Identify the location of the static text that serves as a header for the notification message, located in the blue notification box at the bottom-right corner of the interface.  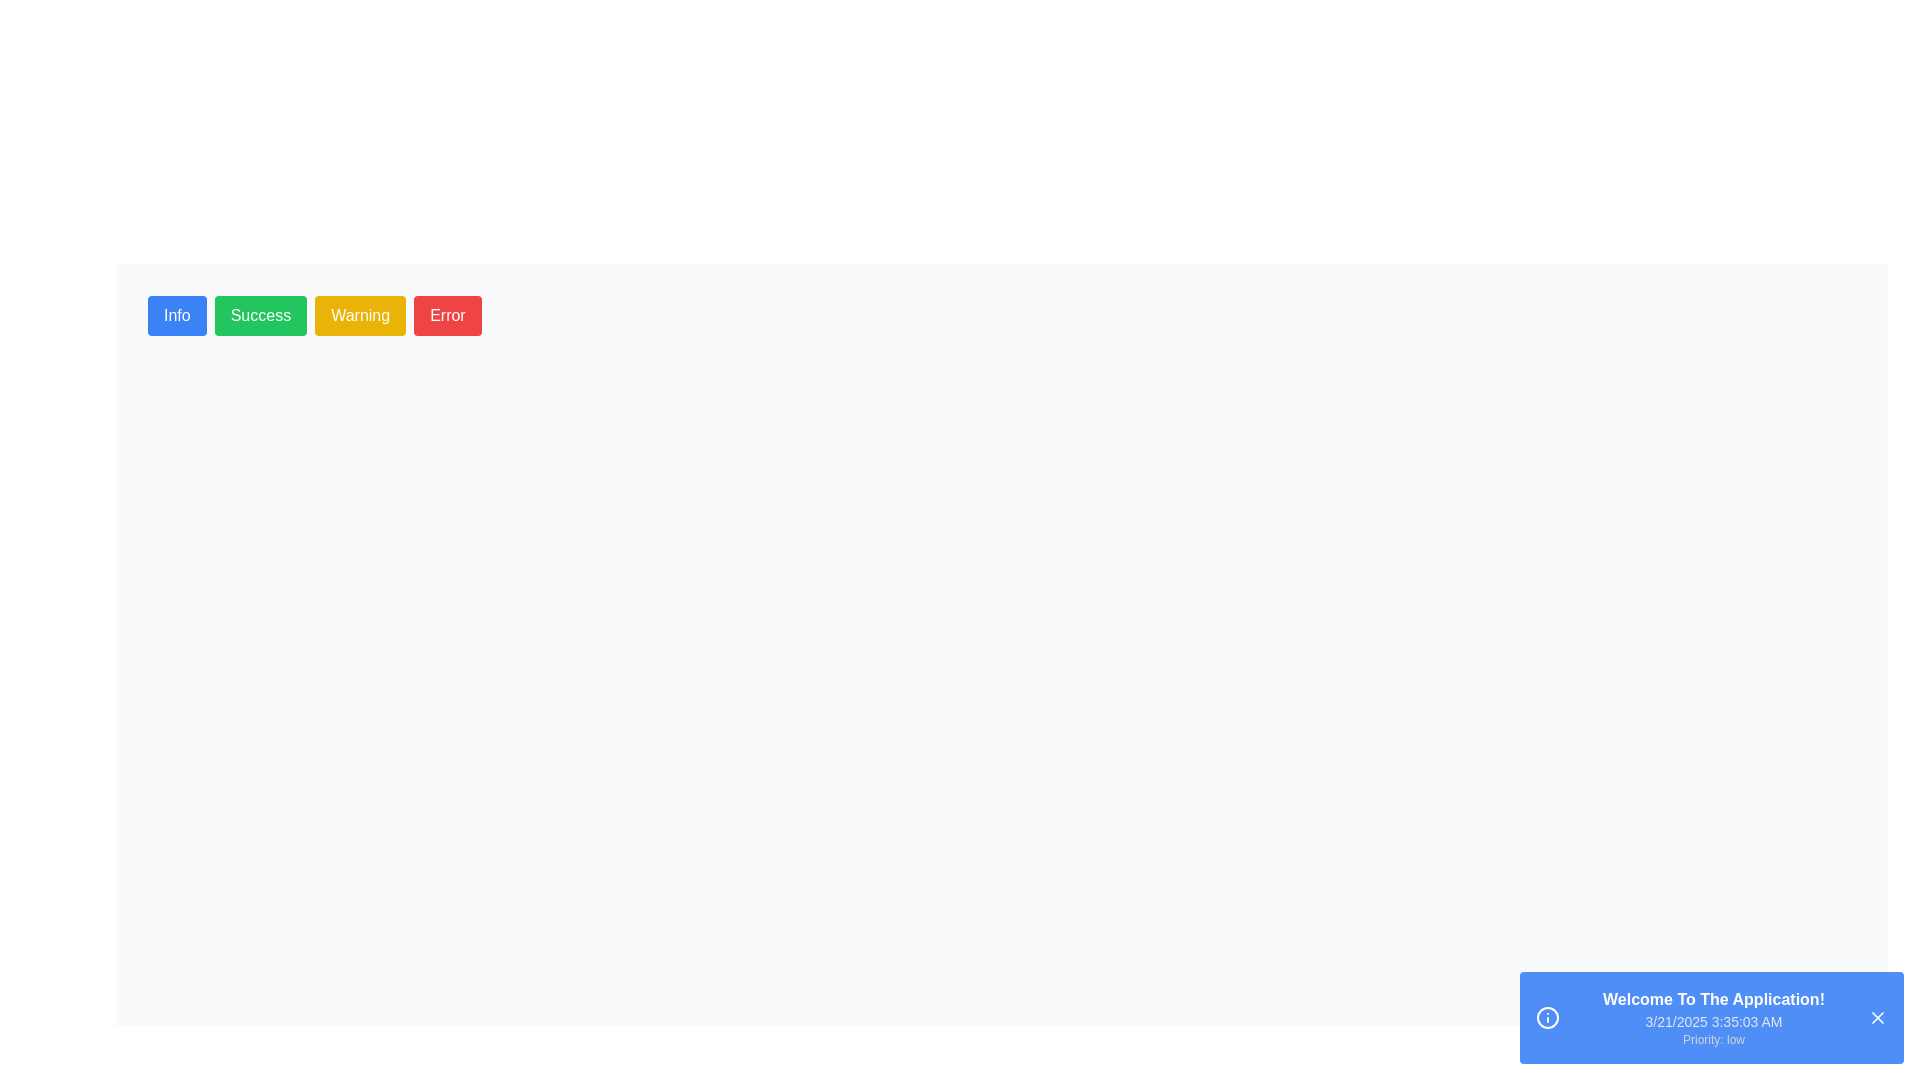
(1712, 999).